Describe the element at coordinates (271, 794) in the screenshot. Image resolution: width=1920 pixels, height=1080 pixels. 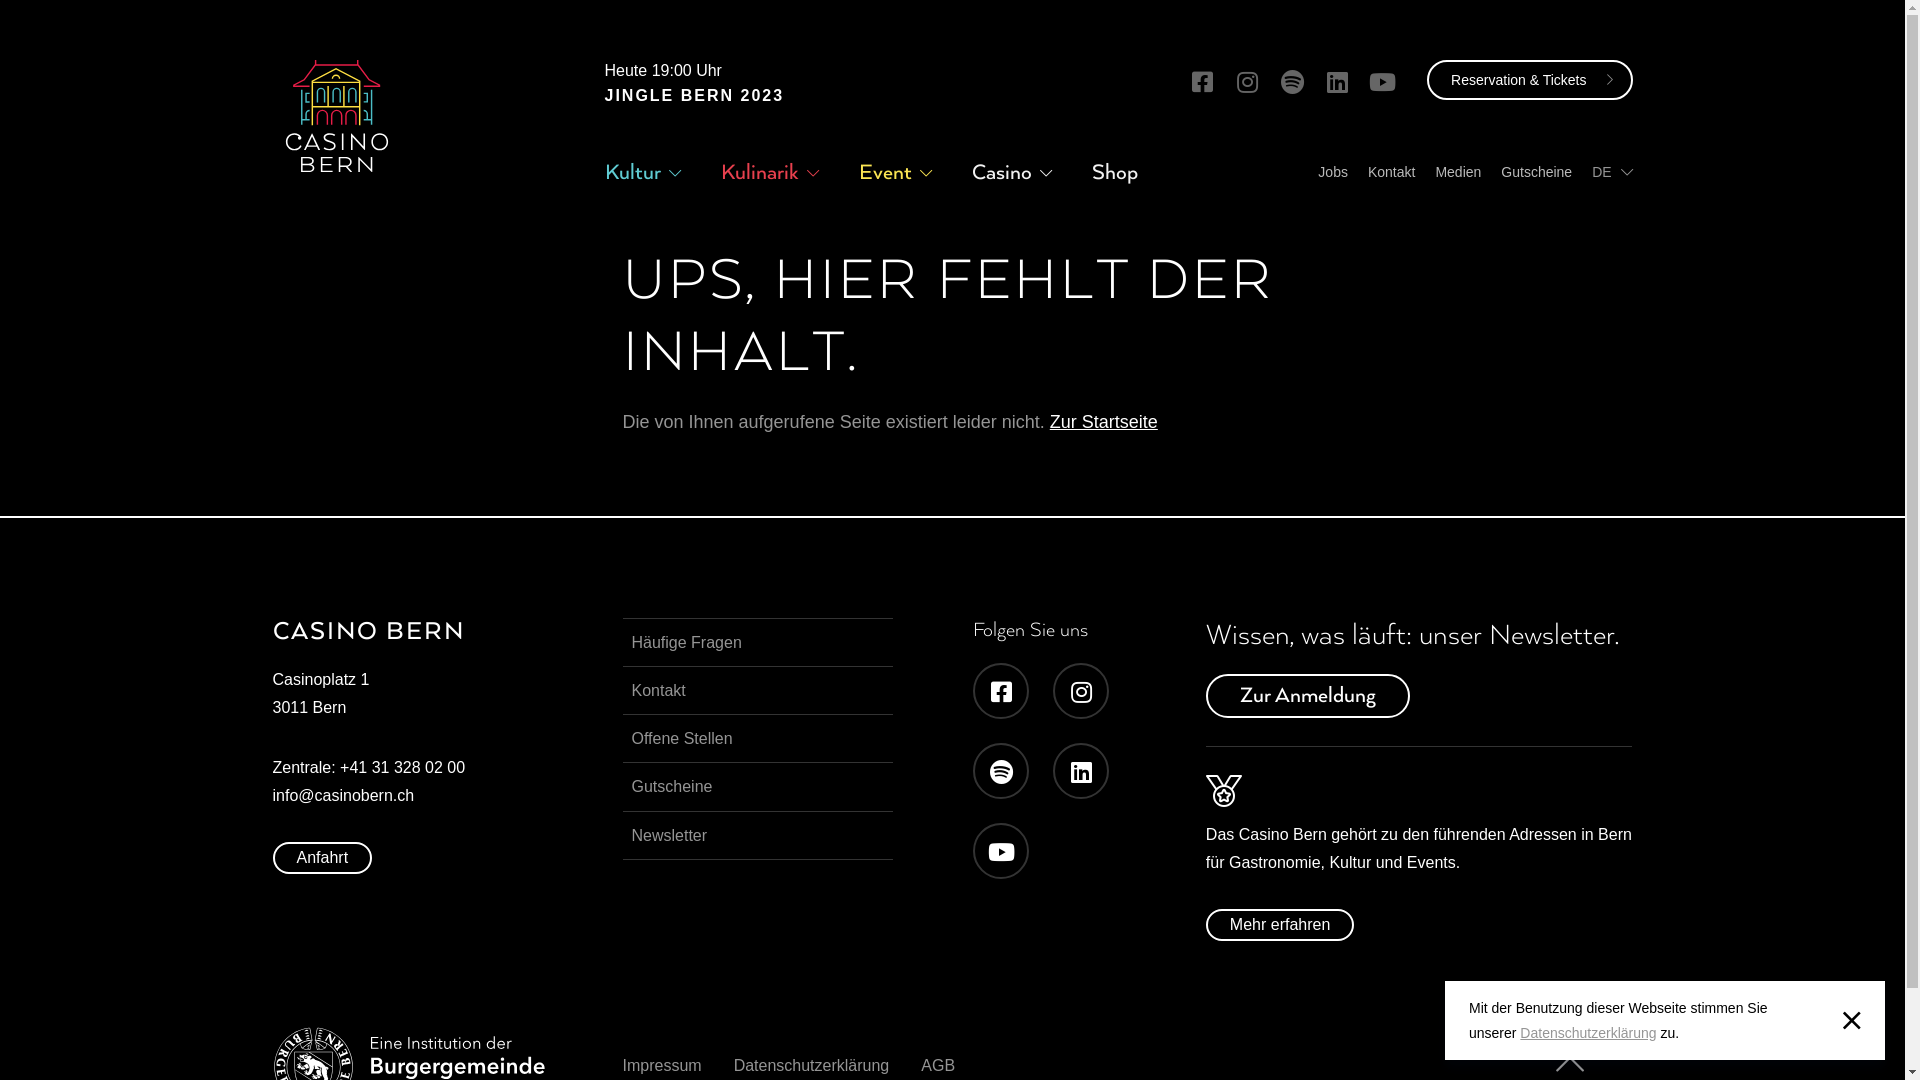
I see `'info@casinobern.ch'` at that location.